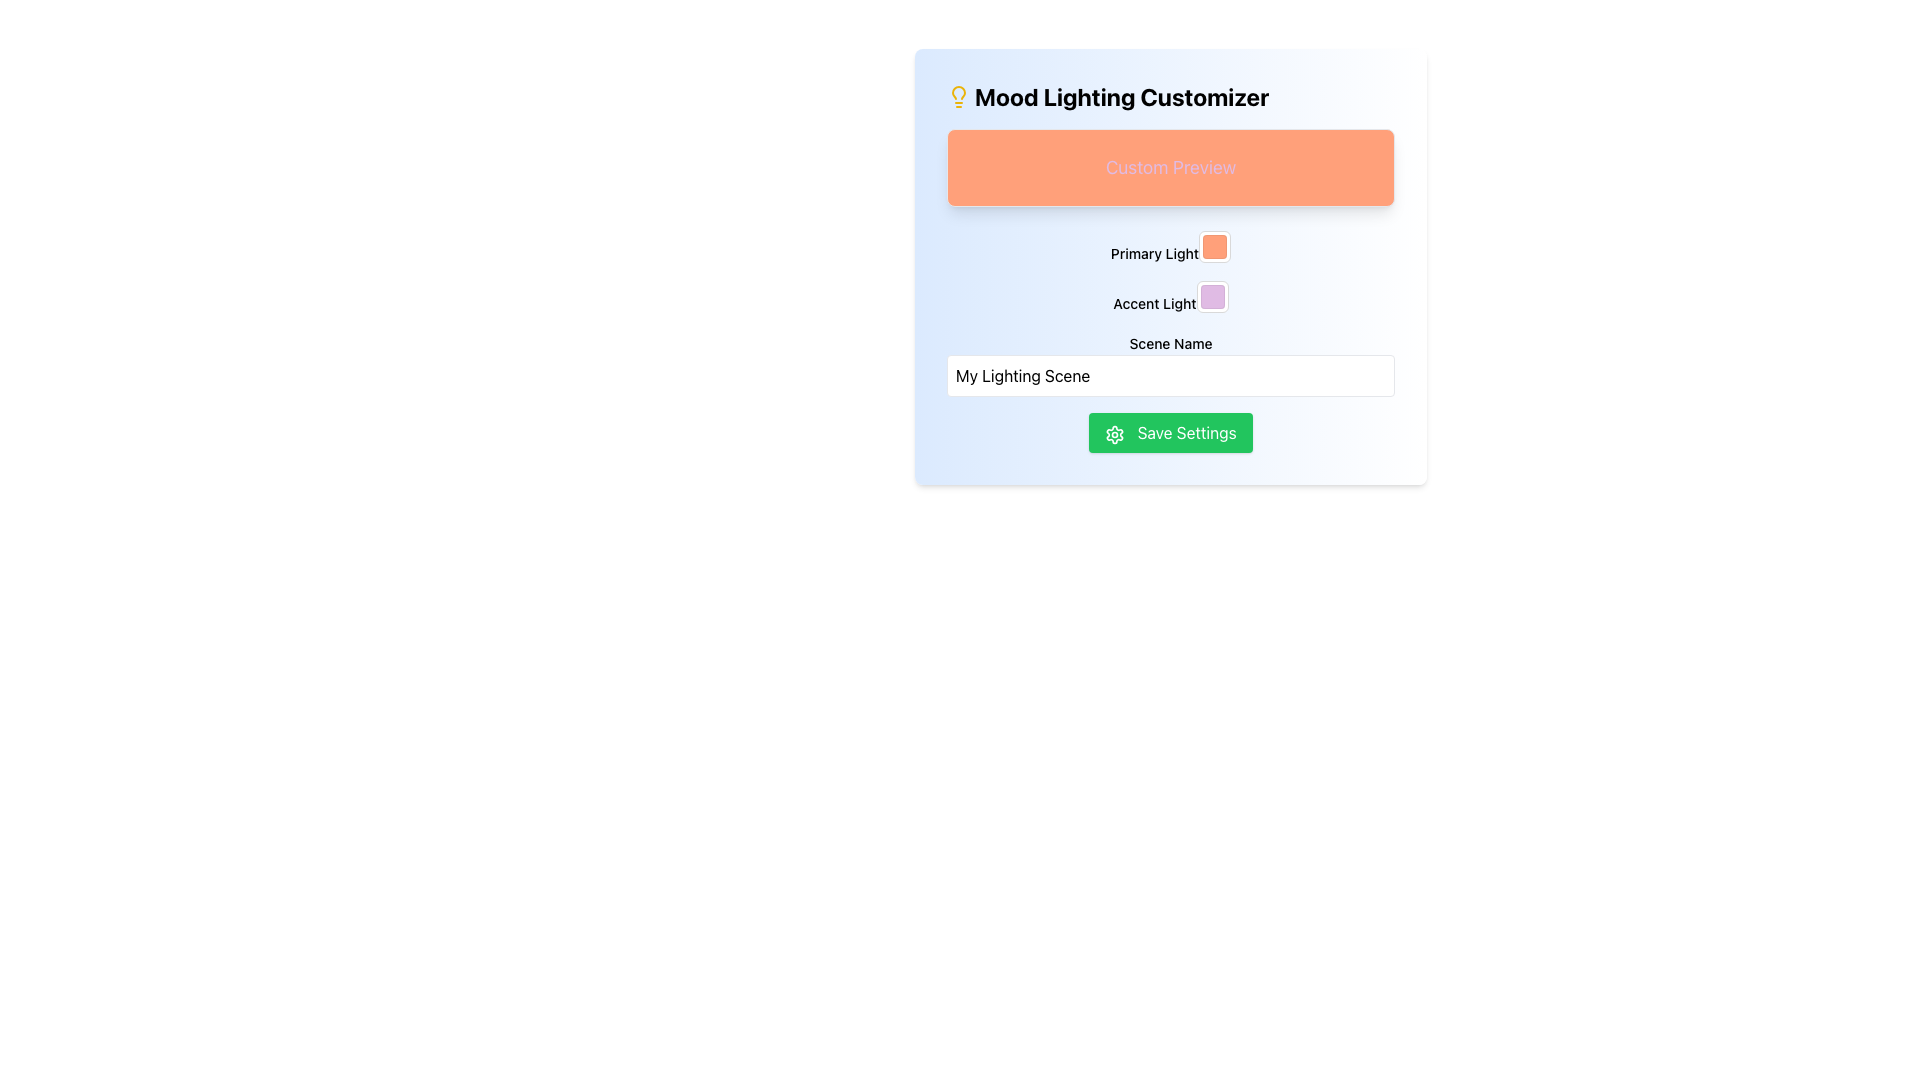 Image resolution: width=1920 pixels, height=1080 pixels. Describe the element at coordinates (1213, 245) in the screenshot. I see `the light orange square color indicator located to the right of the 'Primary Light' label` at that location.